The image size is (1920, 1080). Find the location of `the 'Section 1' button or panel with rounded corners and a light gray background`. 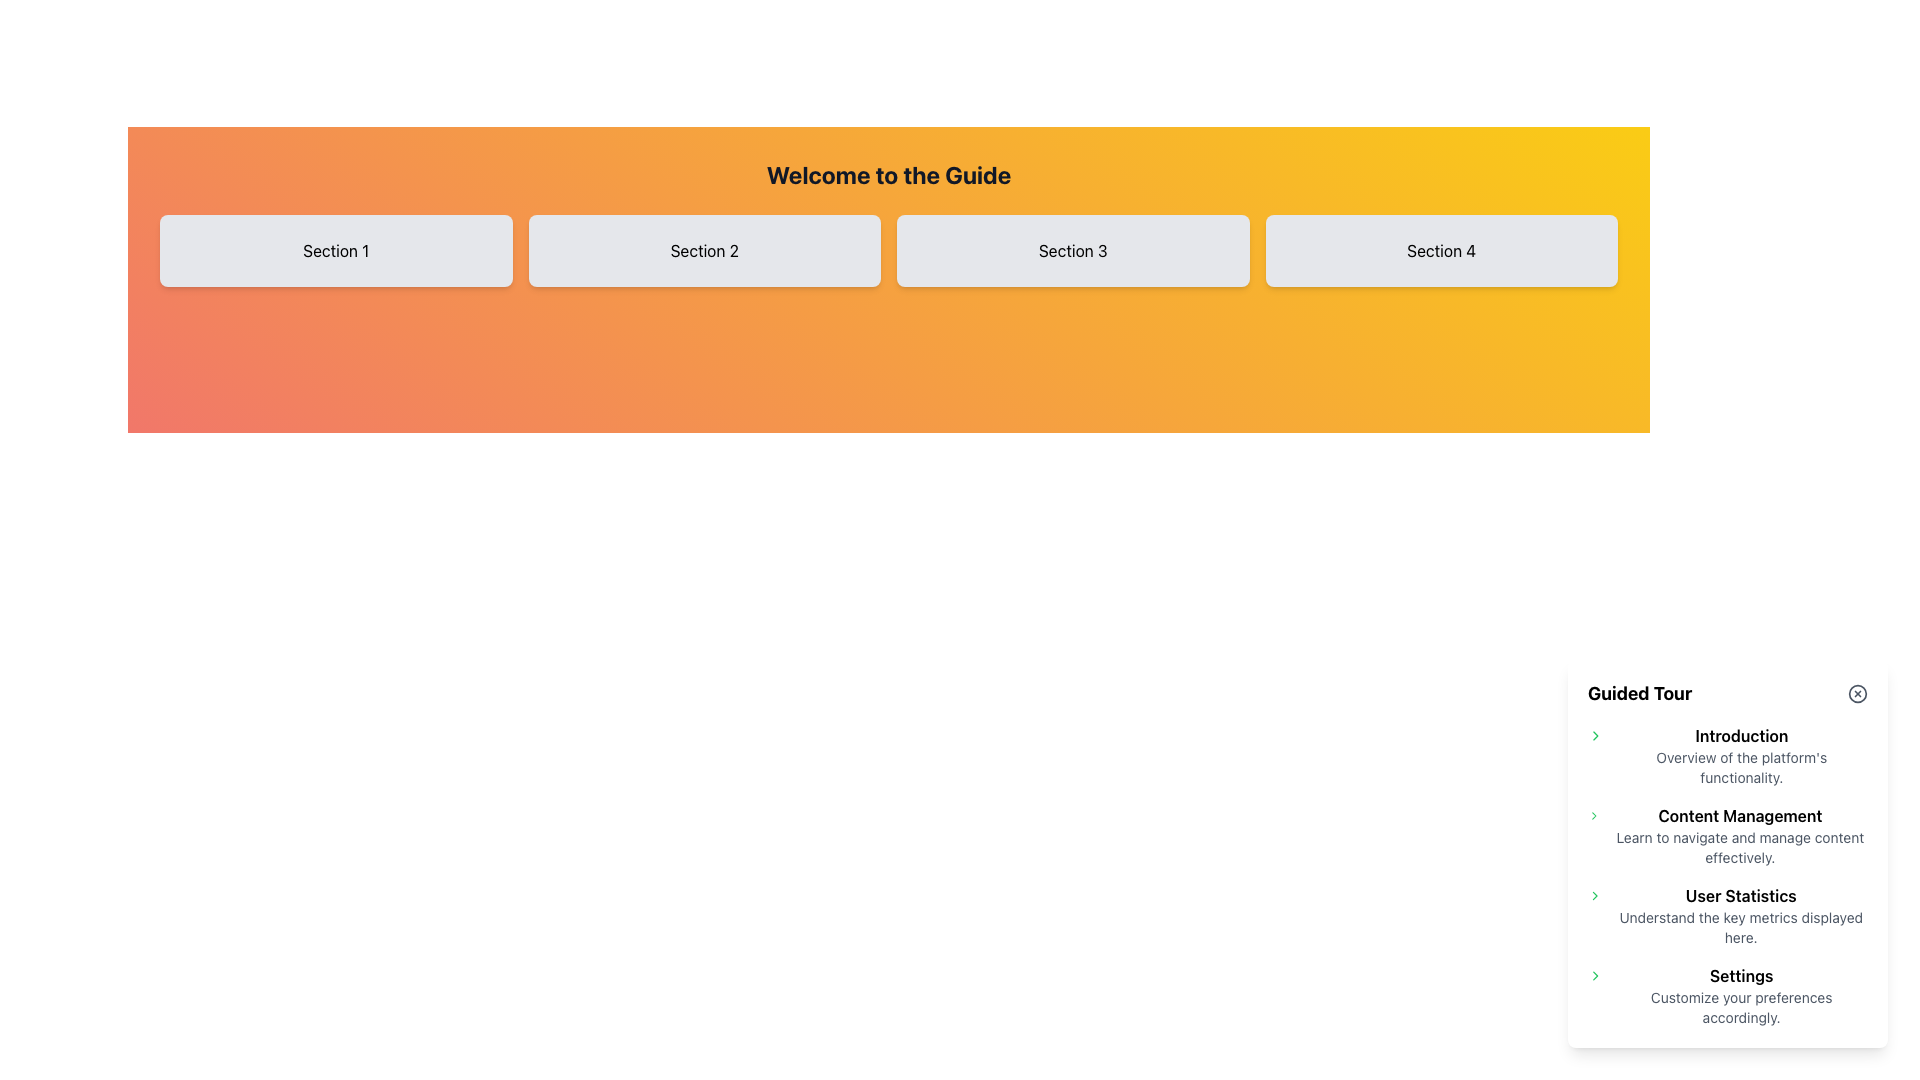

the 'Section 1' button or panel with rounded corners and a light gray background is located at coordinates (336, 249).